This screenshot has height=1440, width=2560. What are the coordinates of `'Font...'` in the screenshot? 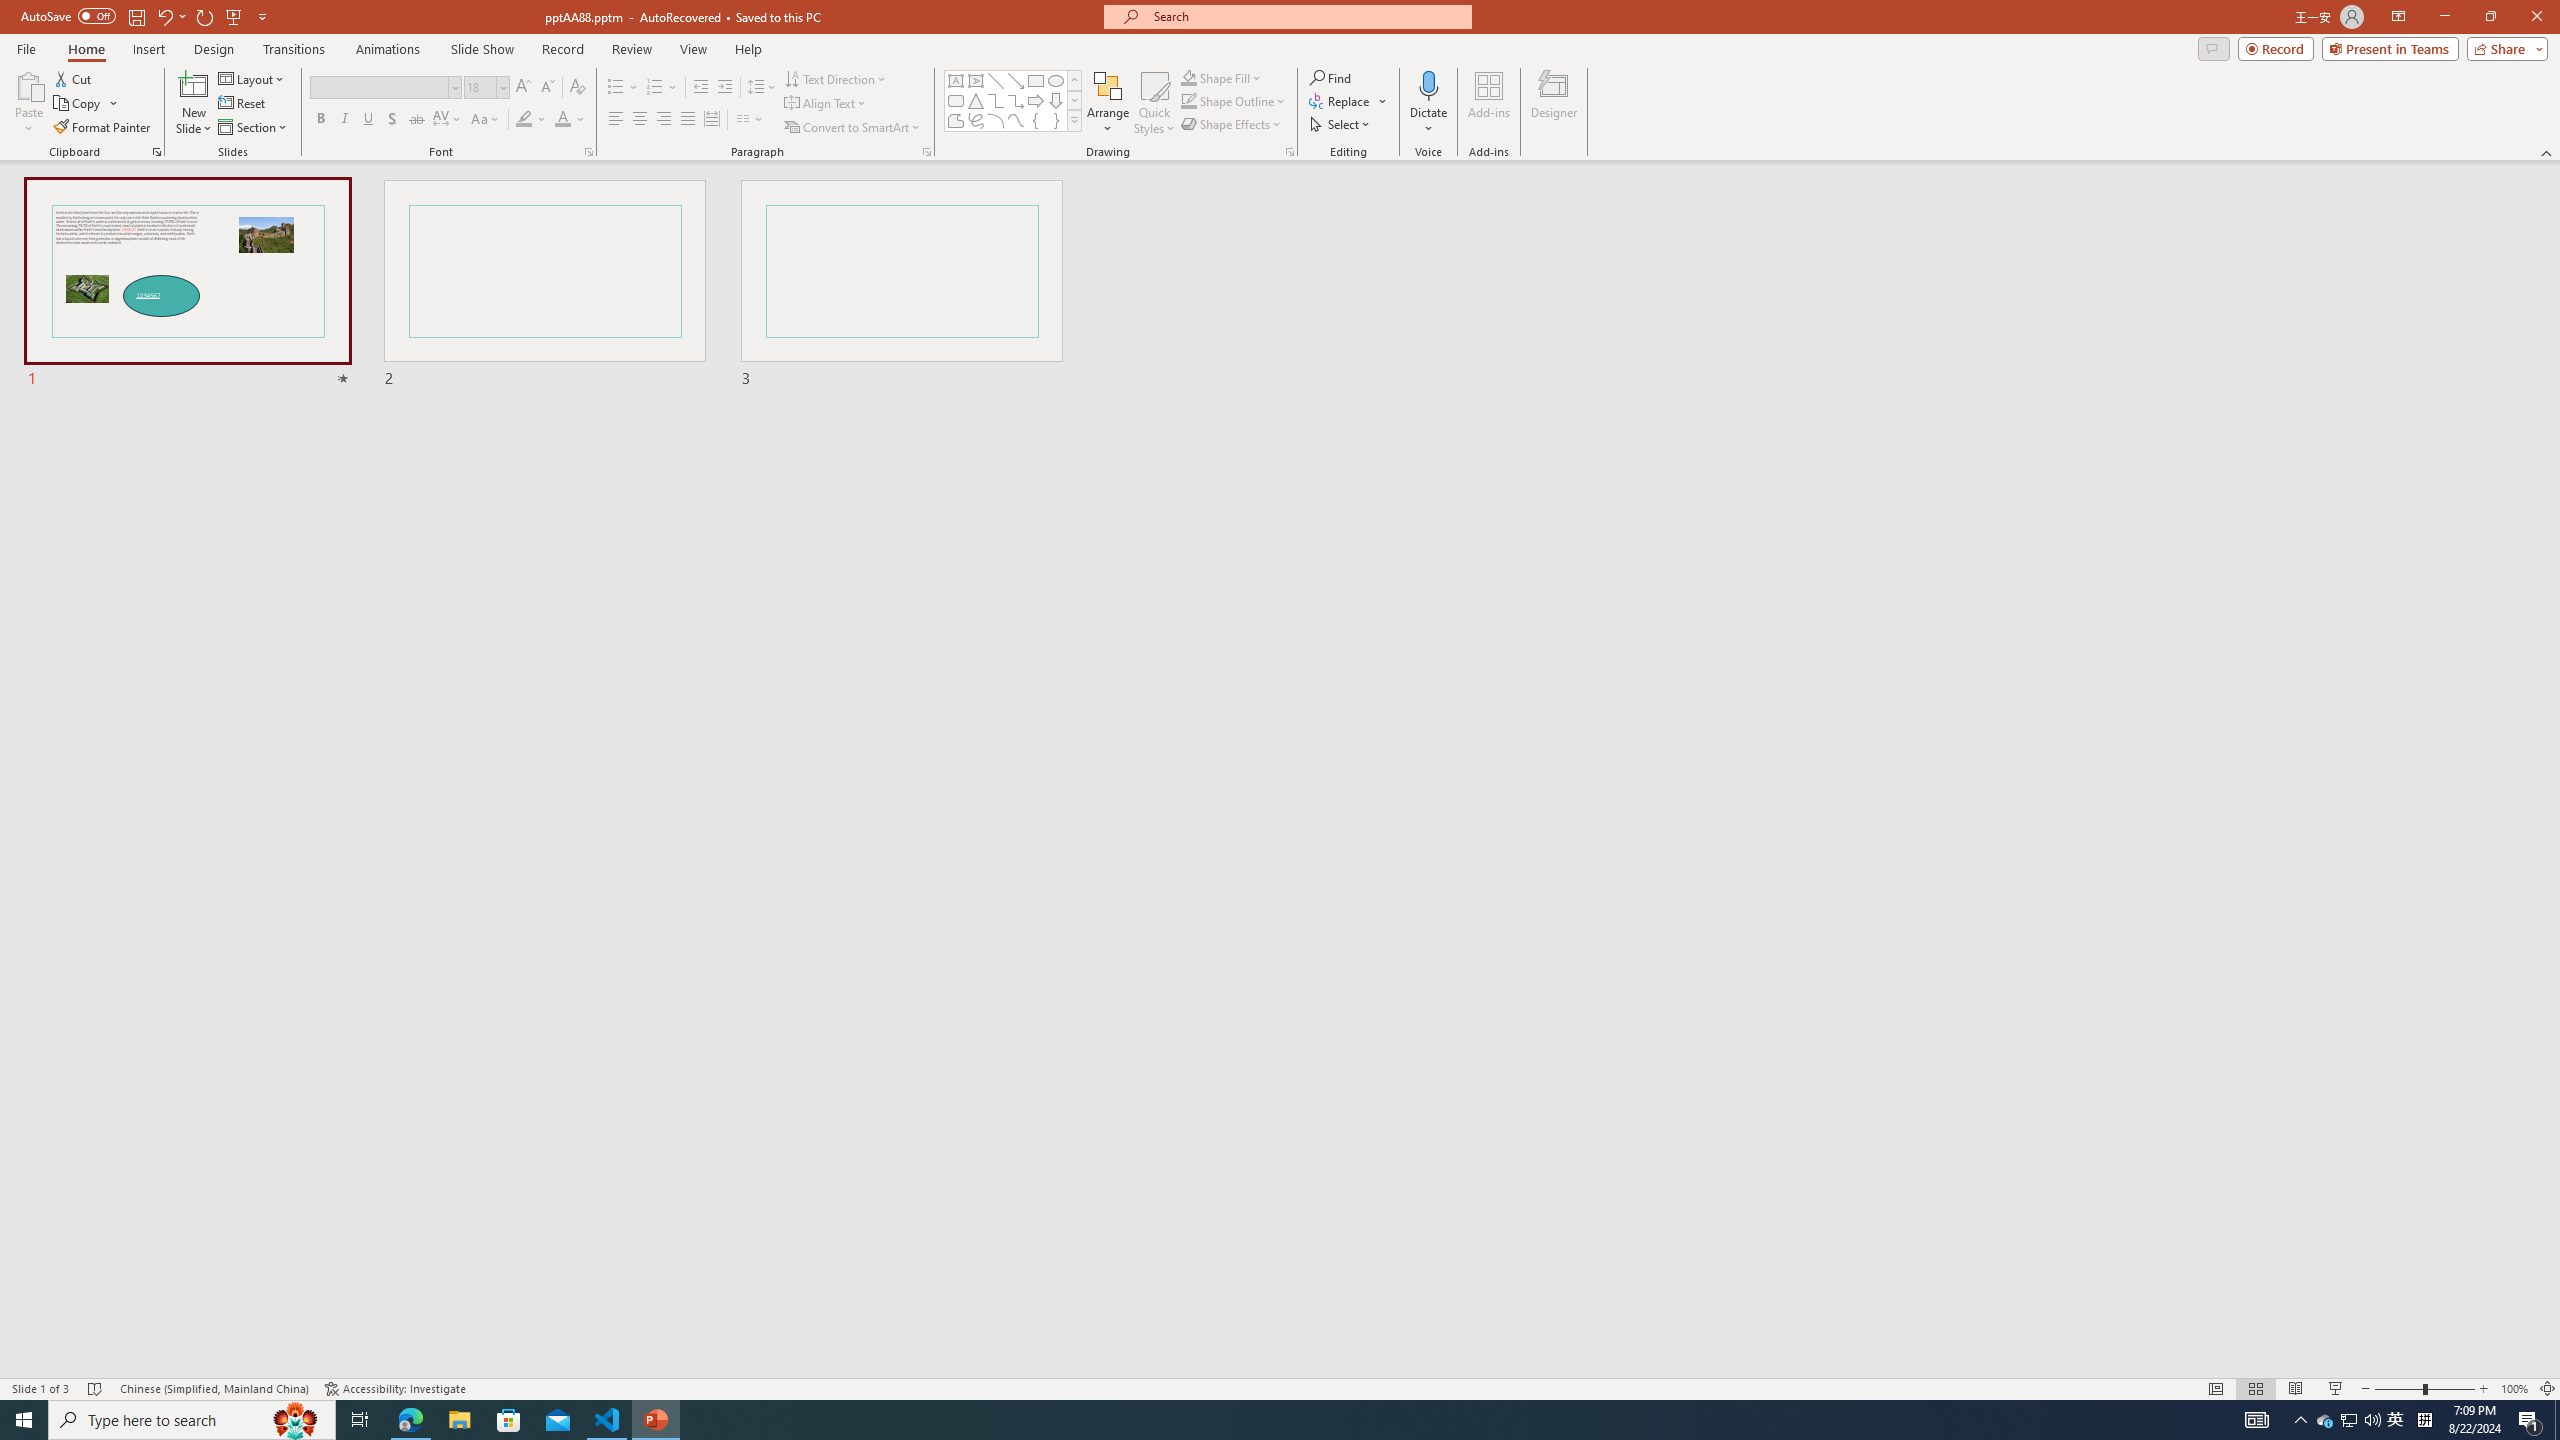 It's located at (587, 150).